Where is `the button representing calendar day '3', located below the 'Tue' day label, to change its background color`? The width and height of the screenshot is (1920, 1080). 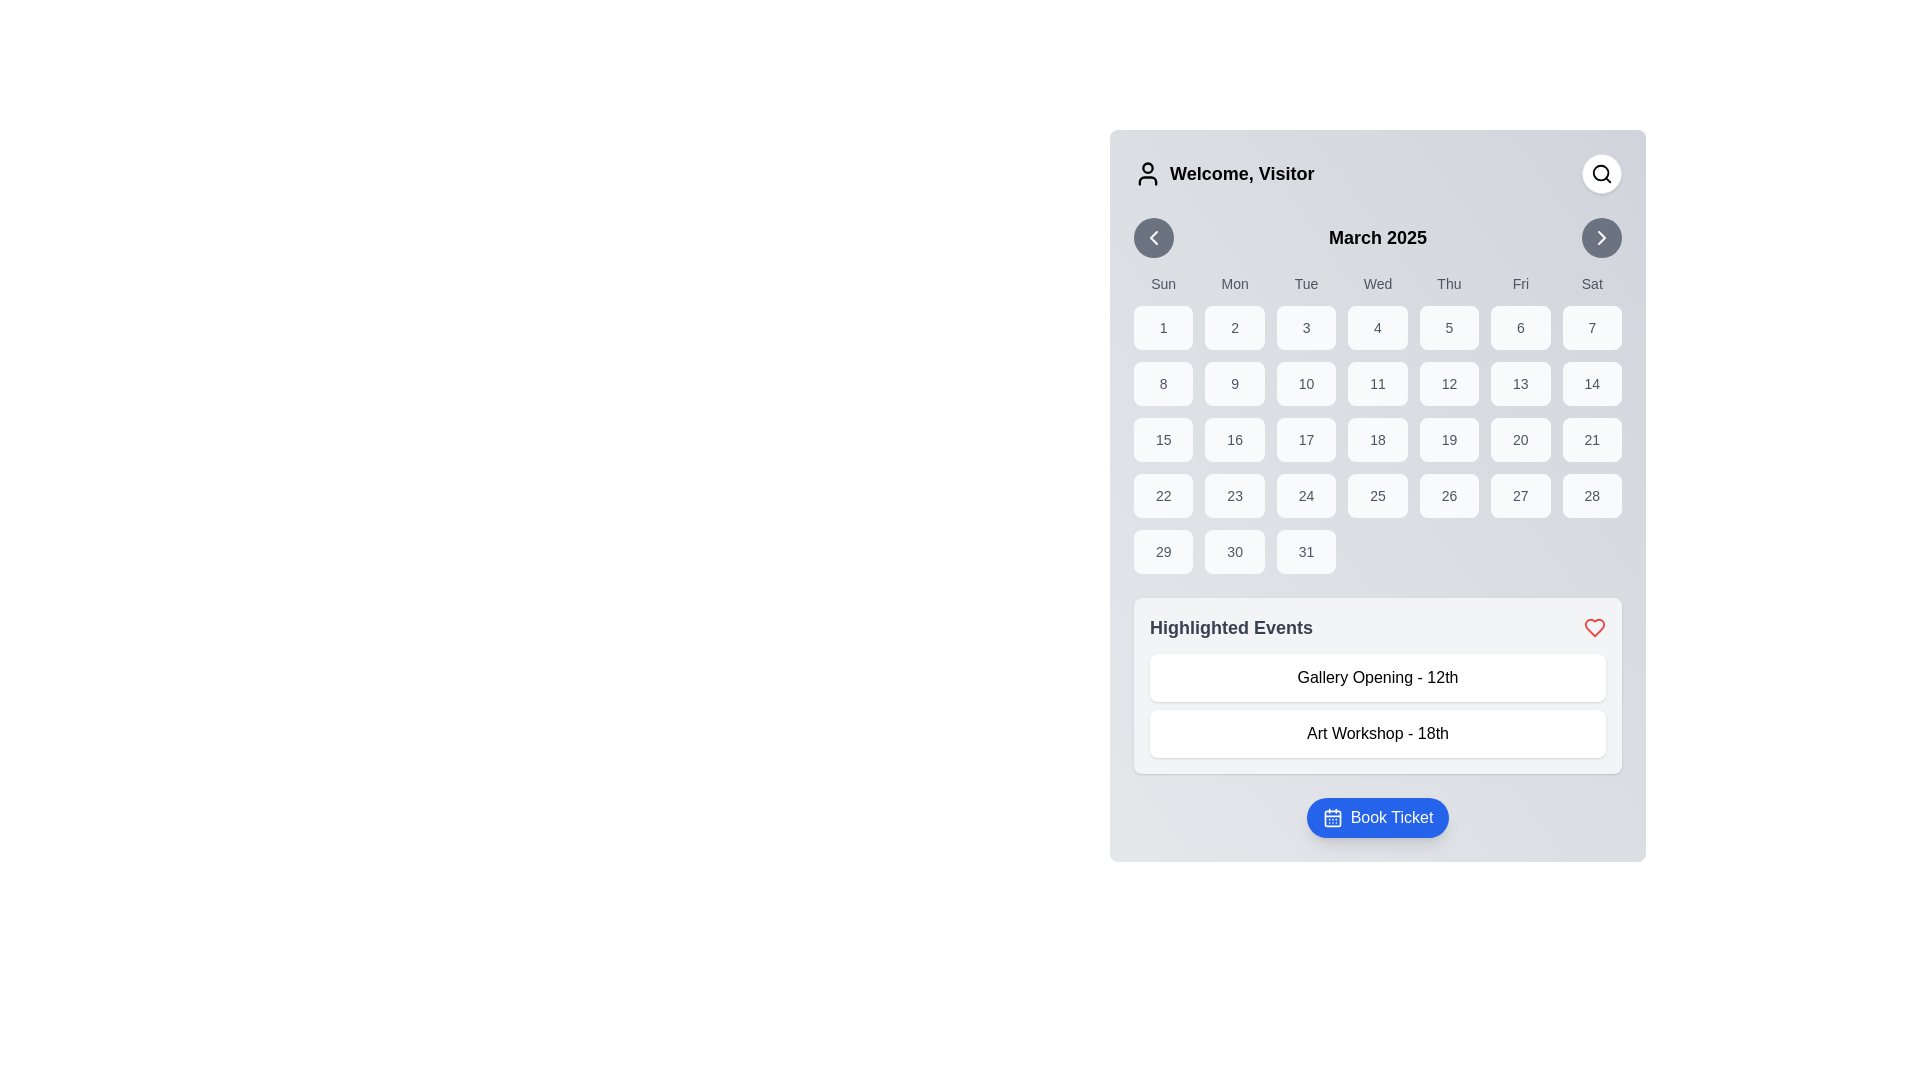
the button representing calendar day '3', located below the 'Tue' day label, to change its background color is located at coordinates (1306, 326).